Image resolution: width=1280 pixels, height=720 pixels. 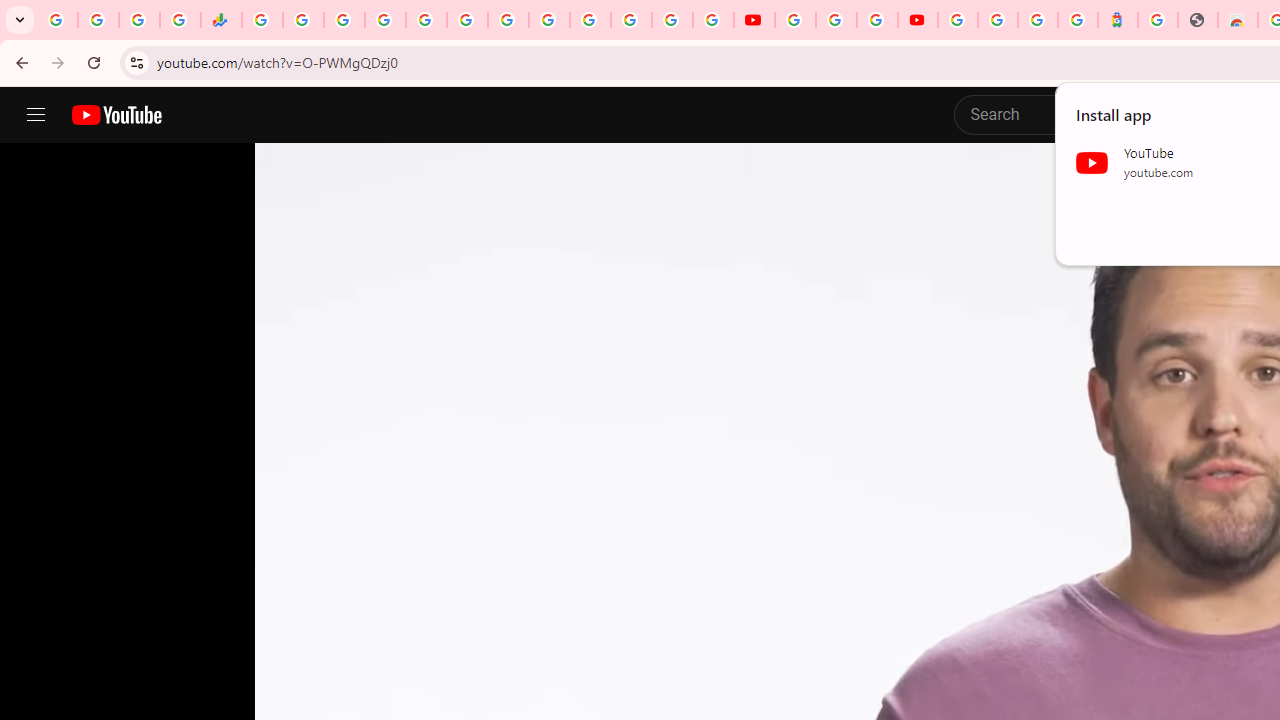 I want to click on 'Sign in - Google Accounts', so click(x=957, y=20).